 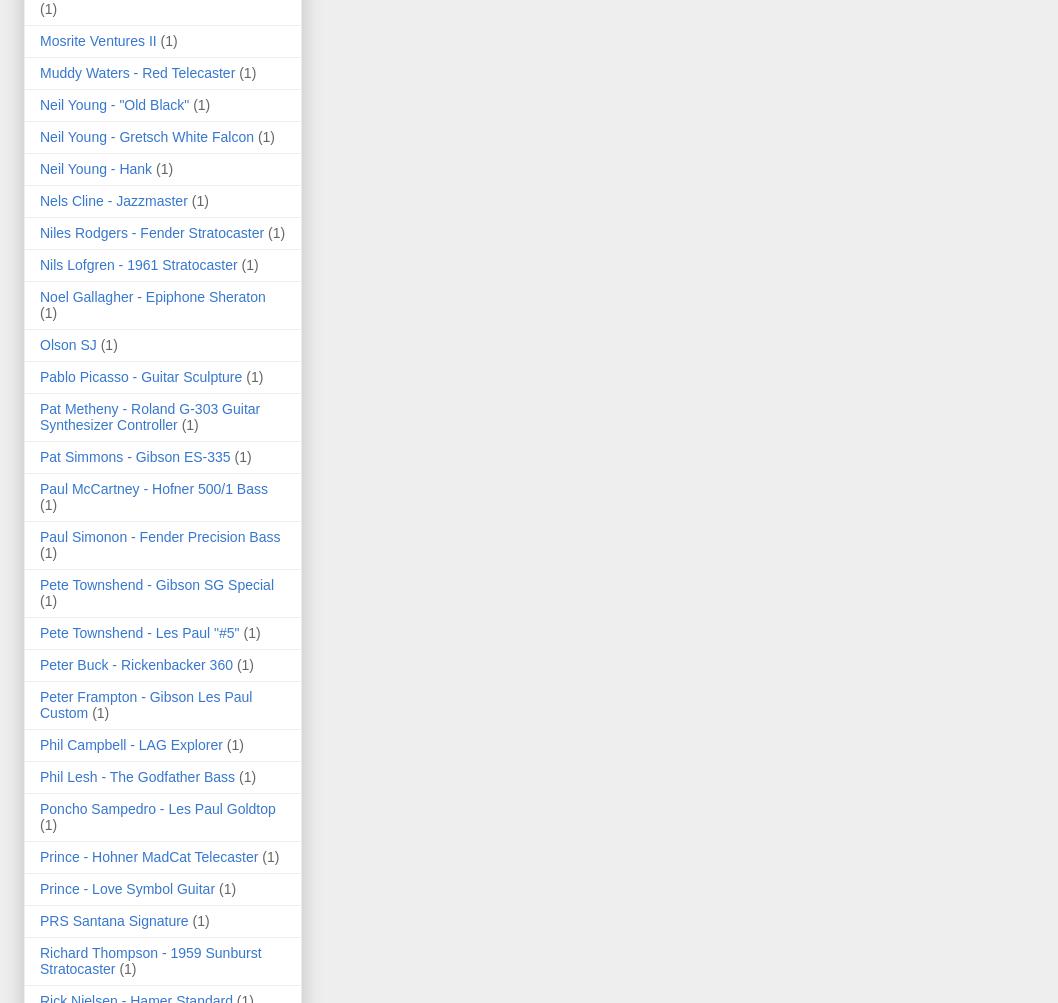 What do you see at coordinates (113, 918) in the screenshot?
I see `'PRS Santana Signature'` at bounding box center [113, 918].